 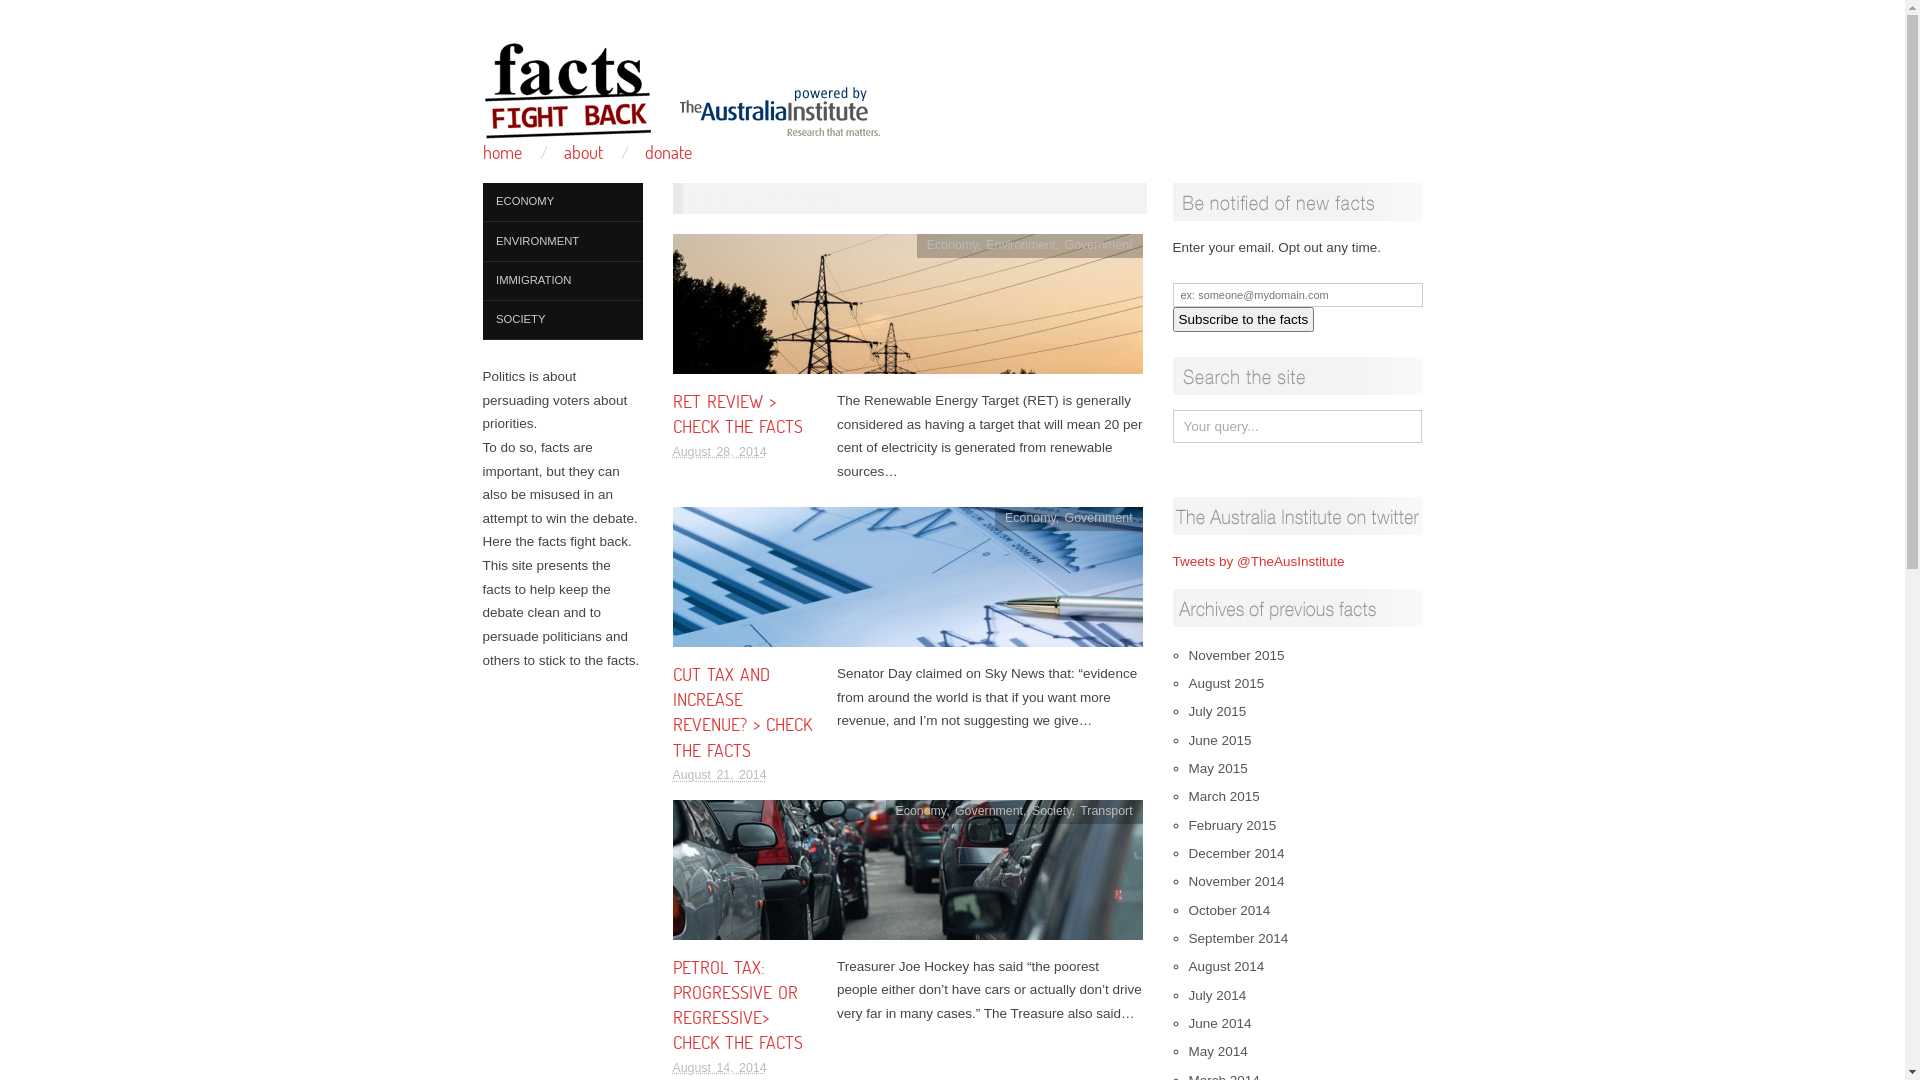 I want to click on 'Society', so click(x=1050, y=810).